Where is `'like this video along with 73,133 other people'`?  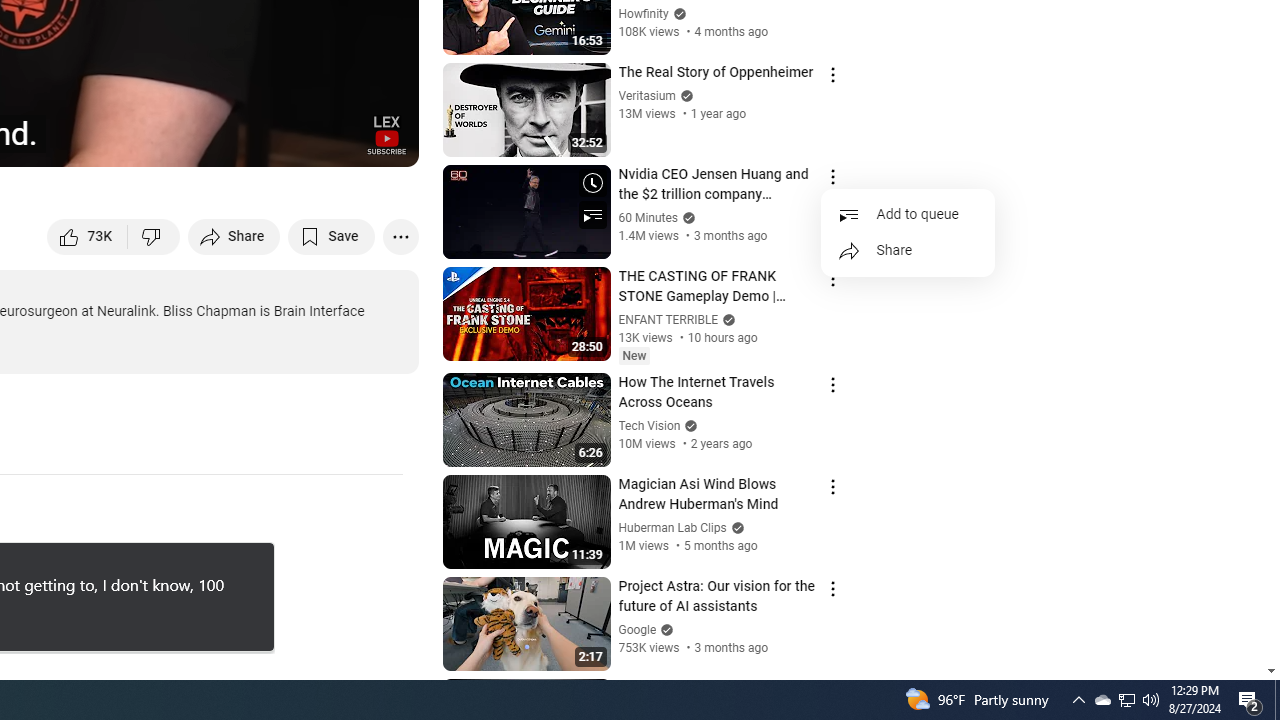 'like this video along with 73,133 other people' is located at coordinates (87, 235).